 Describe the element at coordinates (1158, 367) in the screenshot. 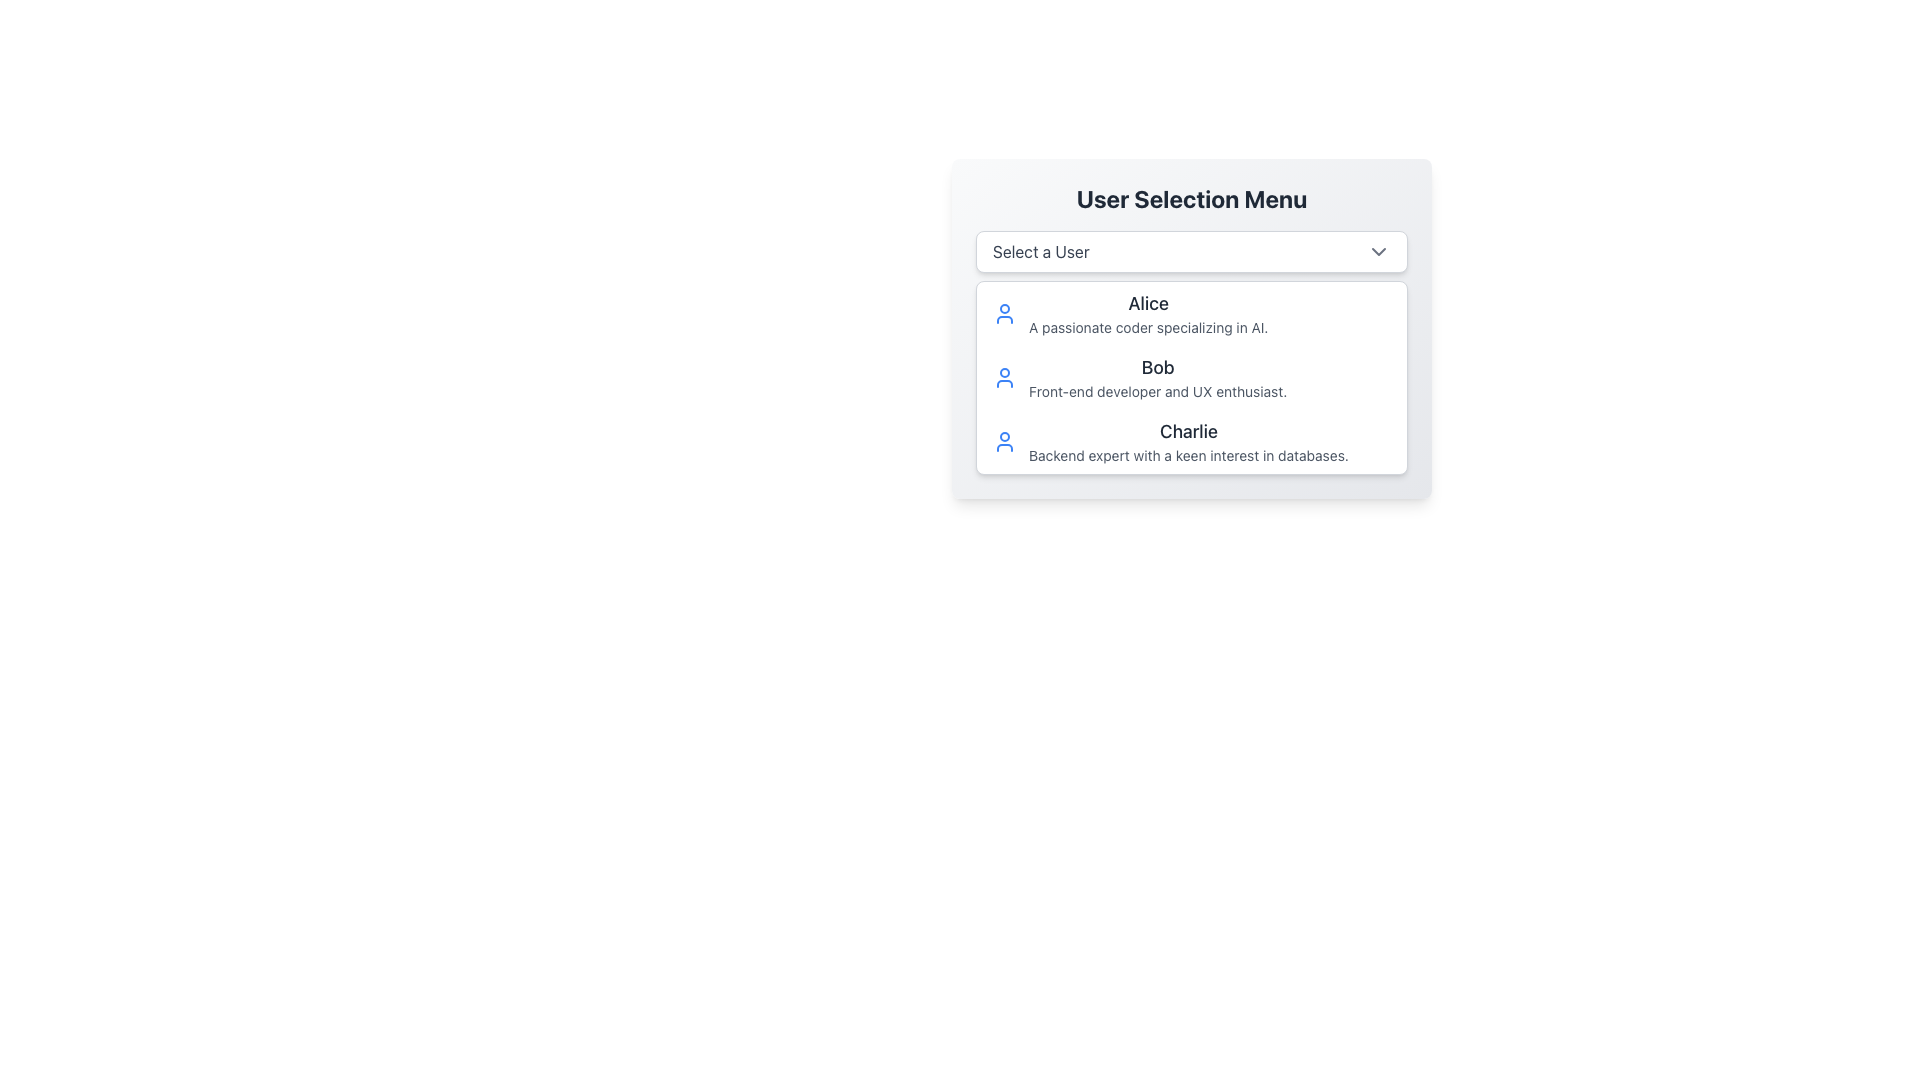

I see `the Text Label displaying 'Bob' in bold, dark gray font, positioned between 'Alice' and 'Charlie' in the User Selection Menu` at that location.